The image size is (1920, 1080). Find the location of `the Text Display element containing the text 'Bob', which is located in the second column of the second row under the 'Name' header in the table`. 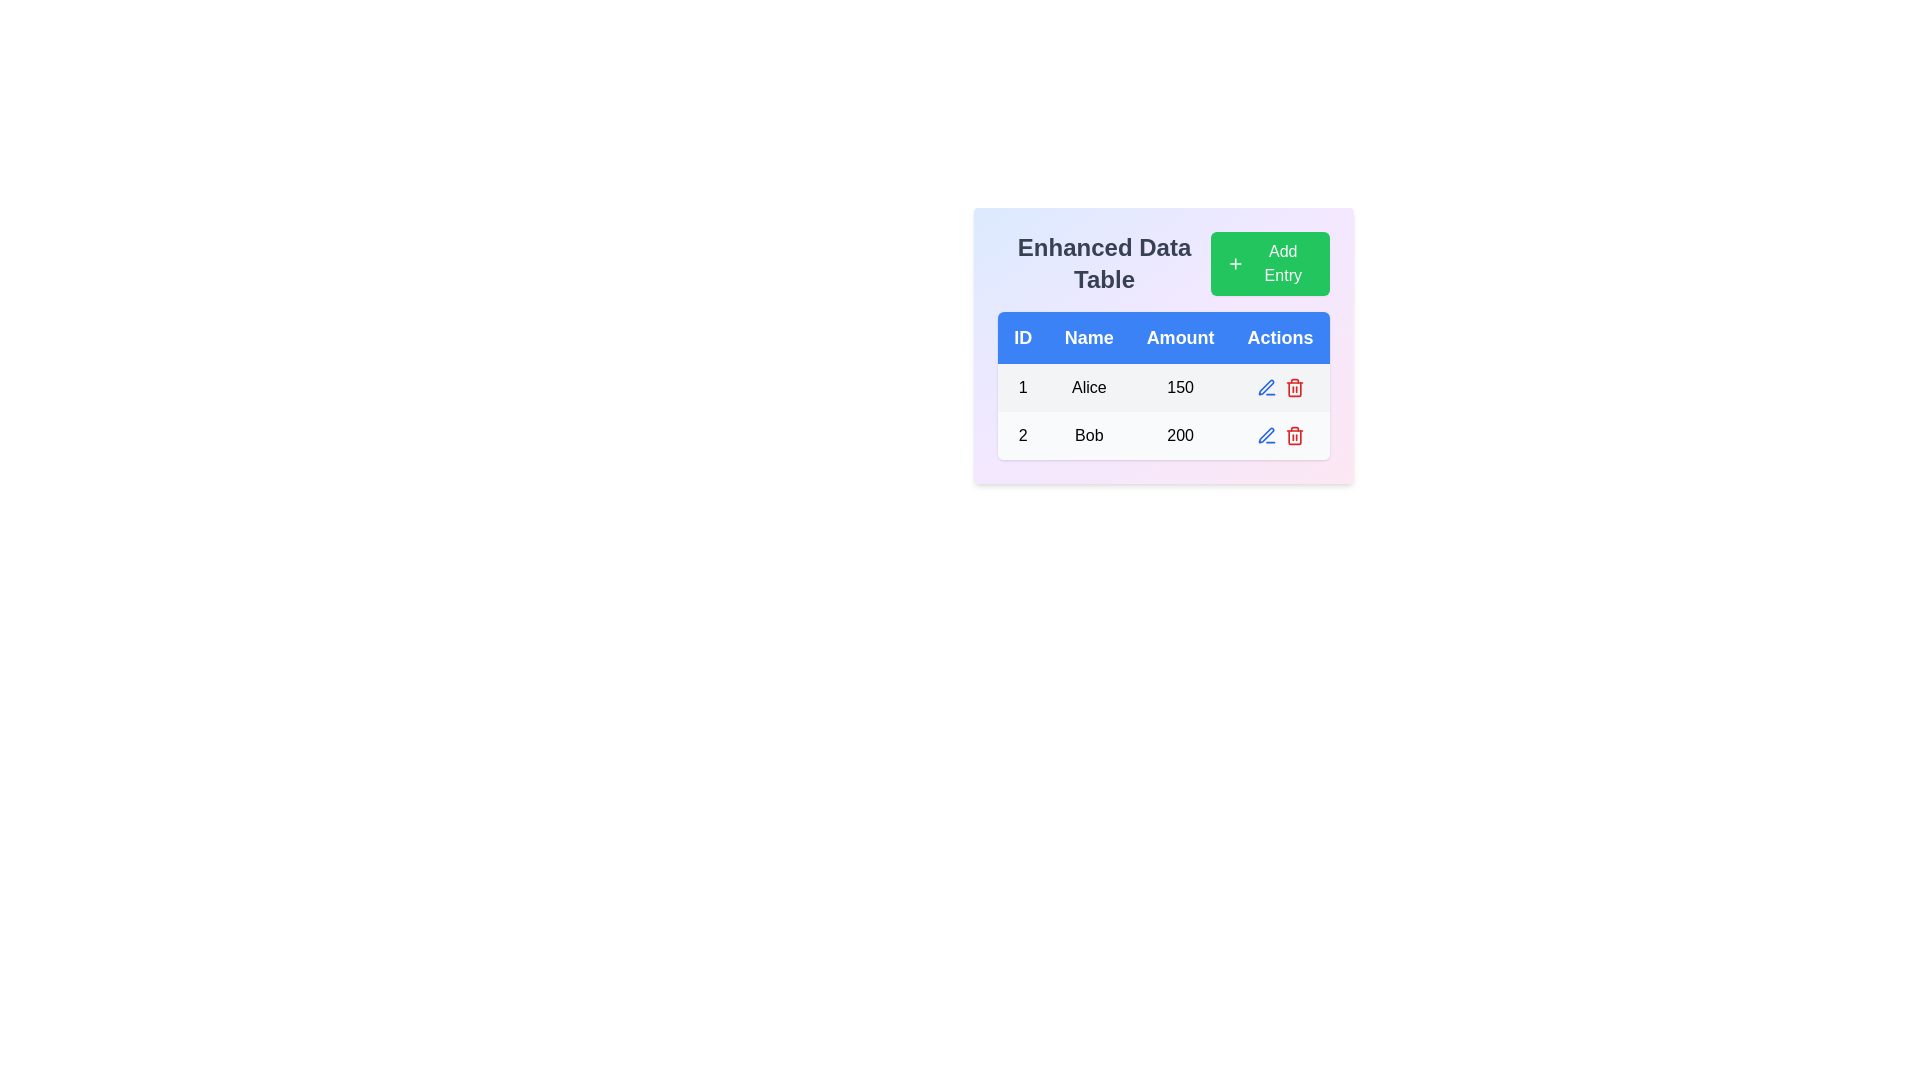

the Text Display element containing the text 'Bob', which is located in the second column of the second row under the 'Name' header in the table is located at coordinates (1088, 434).